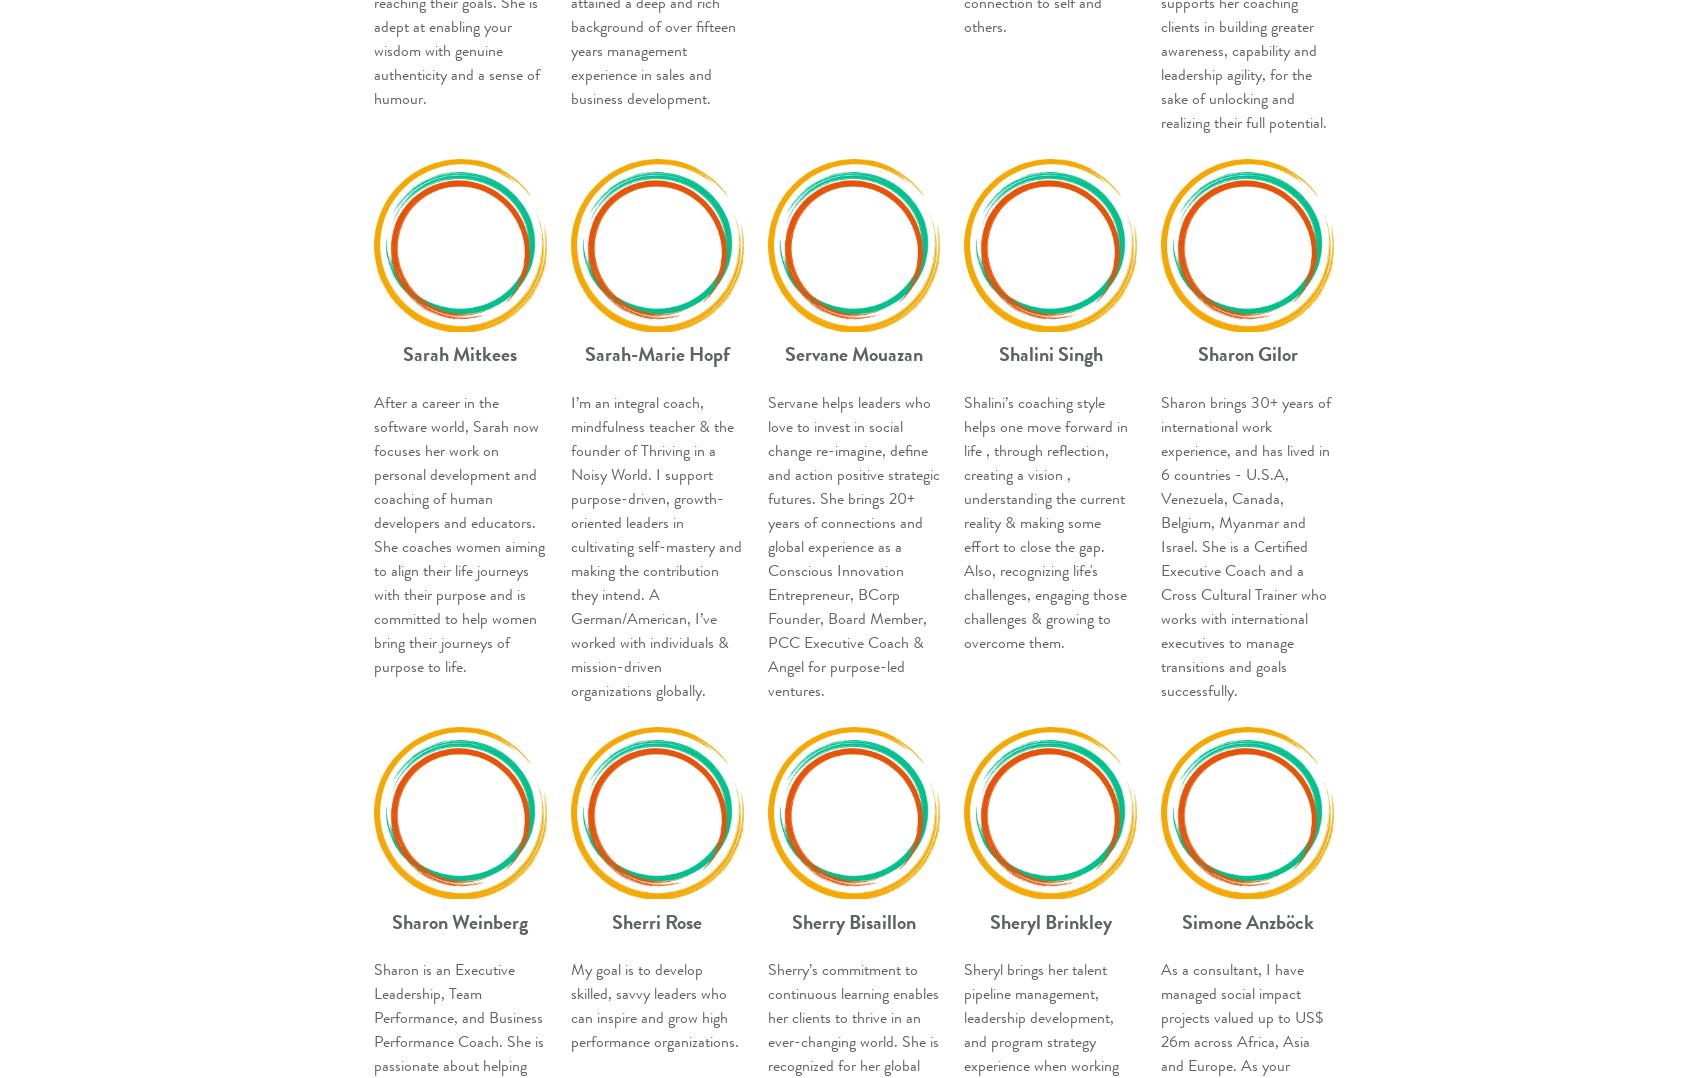 The width and height of the screenshot is (1708, 1078). Describe the element at coordinates (459, 354) in the screenshot. I see `'Sarah Mitkees'` at that location.